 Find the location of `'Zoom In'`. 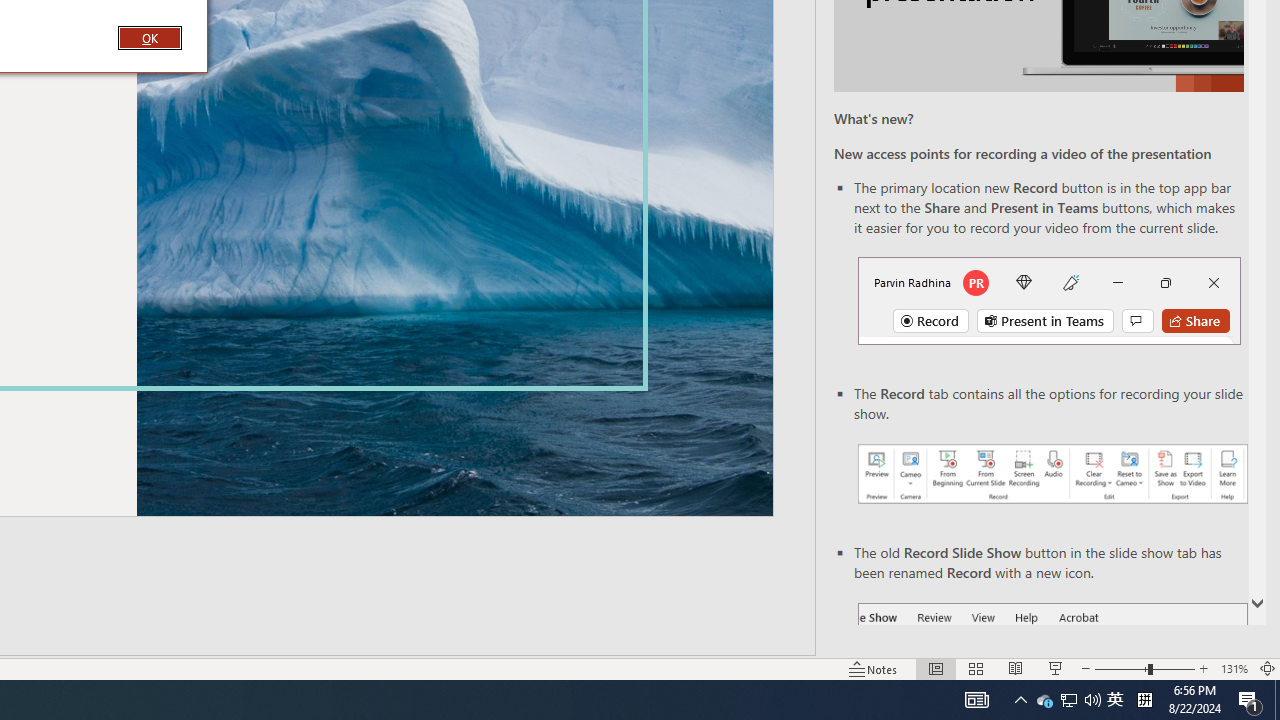

'Zoom In' is located at coordinates (1203, 669).